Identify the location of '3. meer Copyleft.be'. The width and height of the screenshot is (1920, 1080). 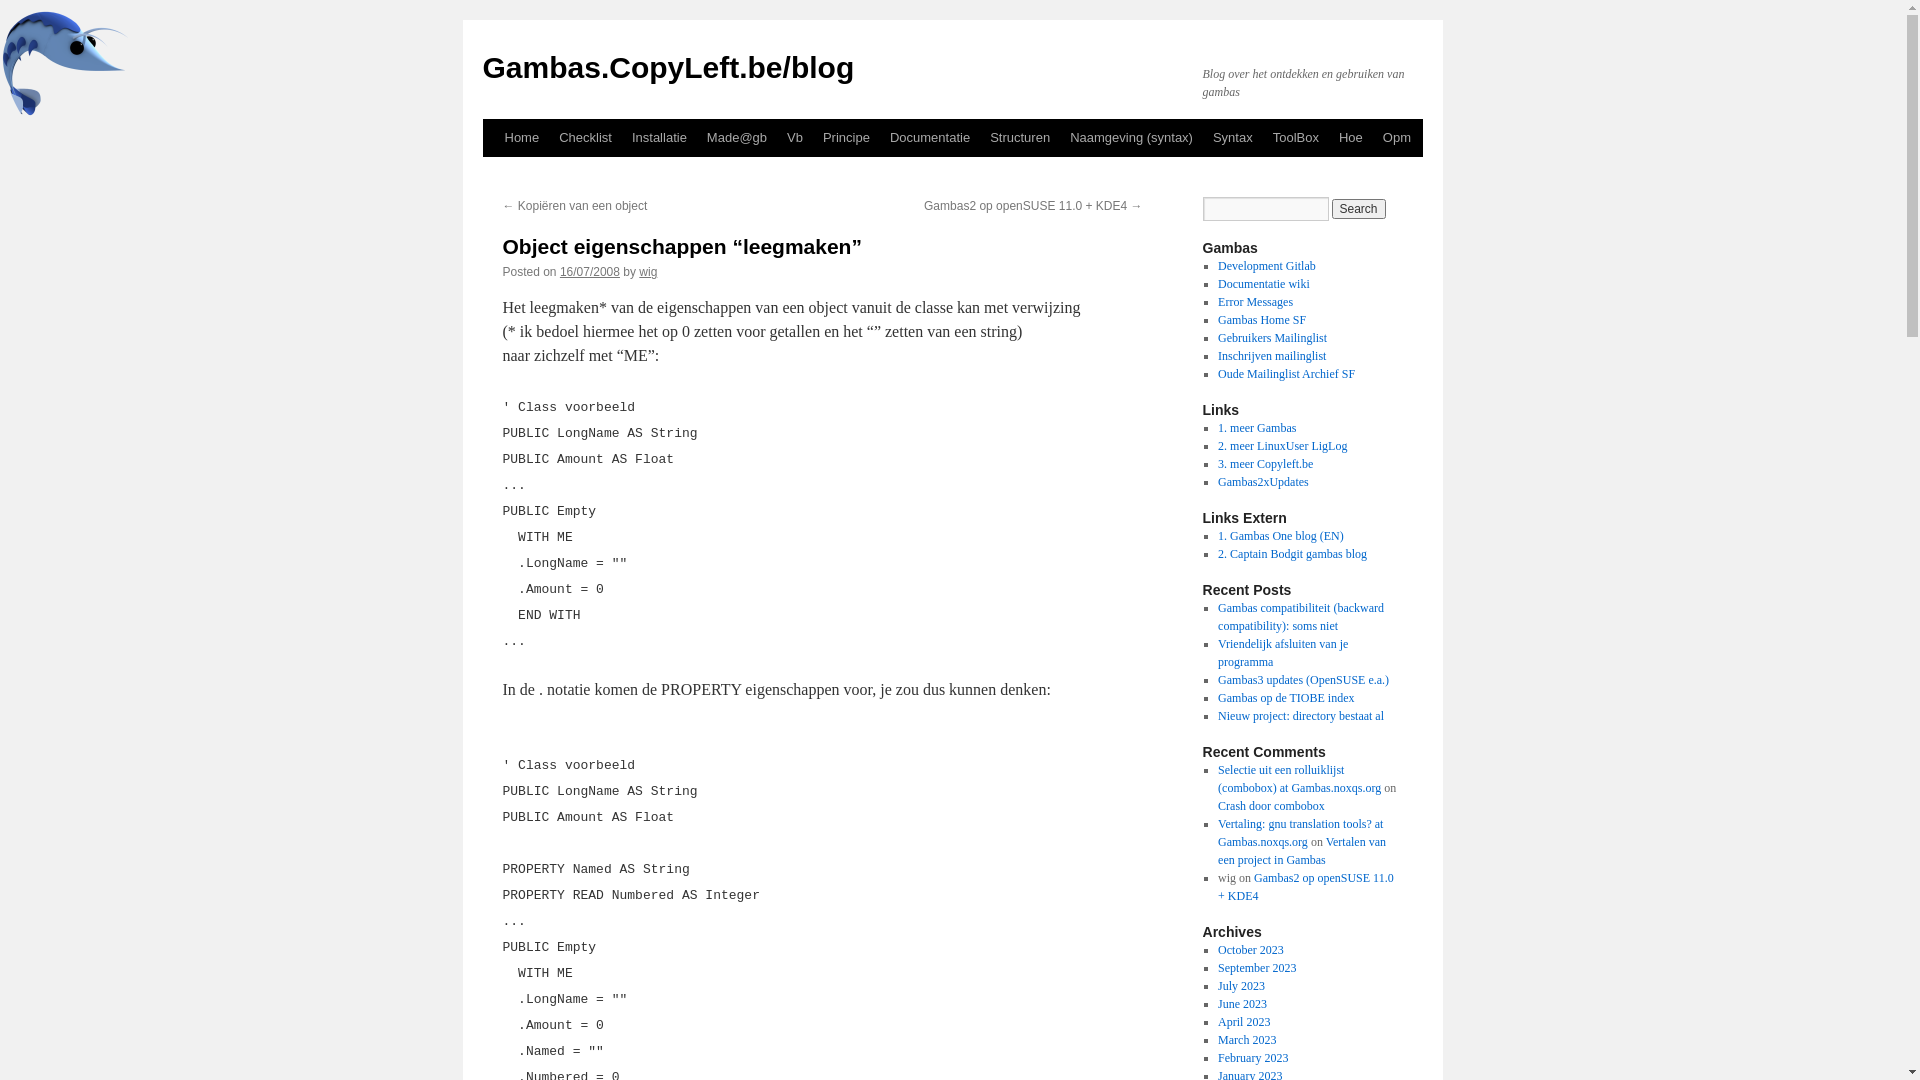
(1264, 463).